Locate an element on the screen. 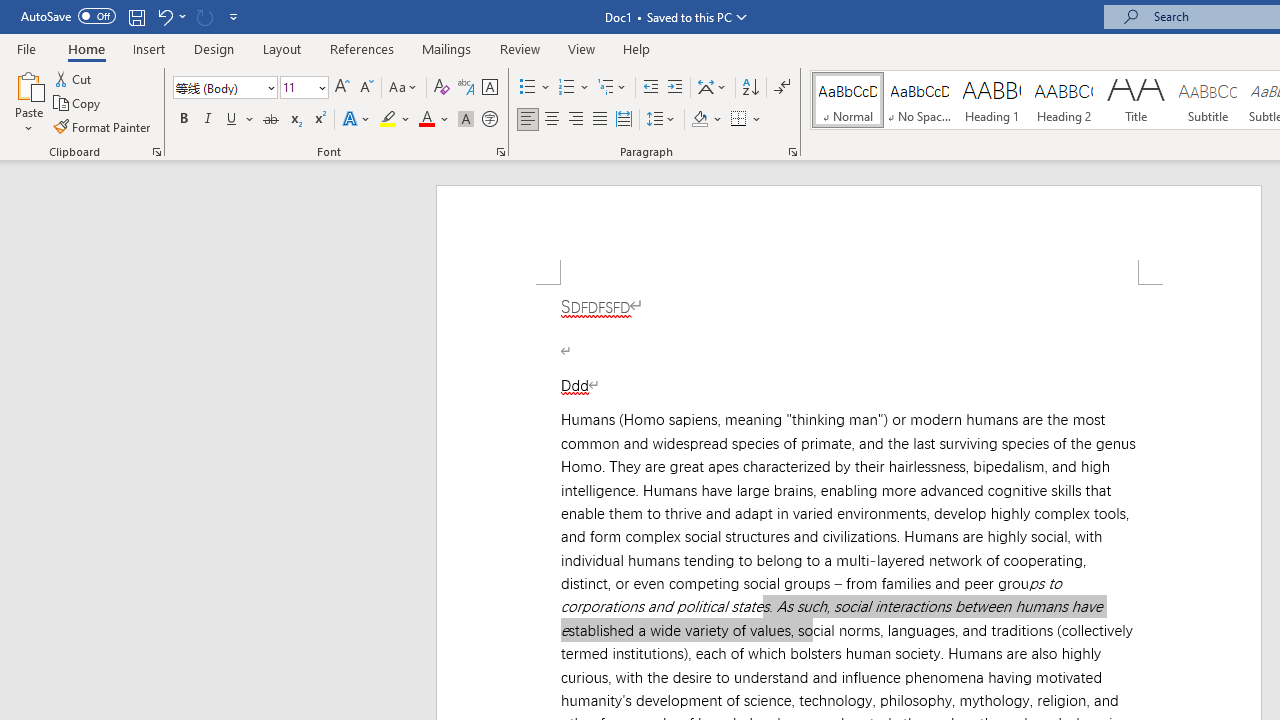 The width and height of the screenshot is (1280, 720). 'Font Color' is located at coordinates (433, 119).